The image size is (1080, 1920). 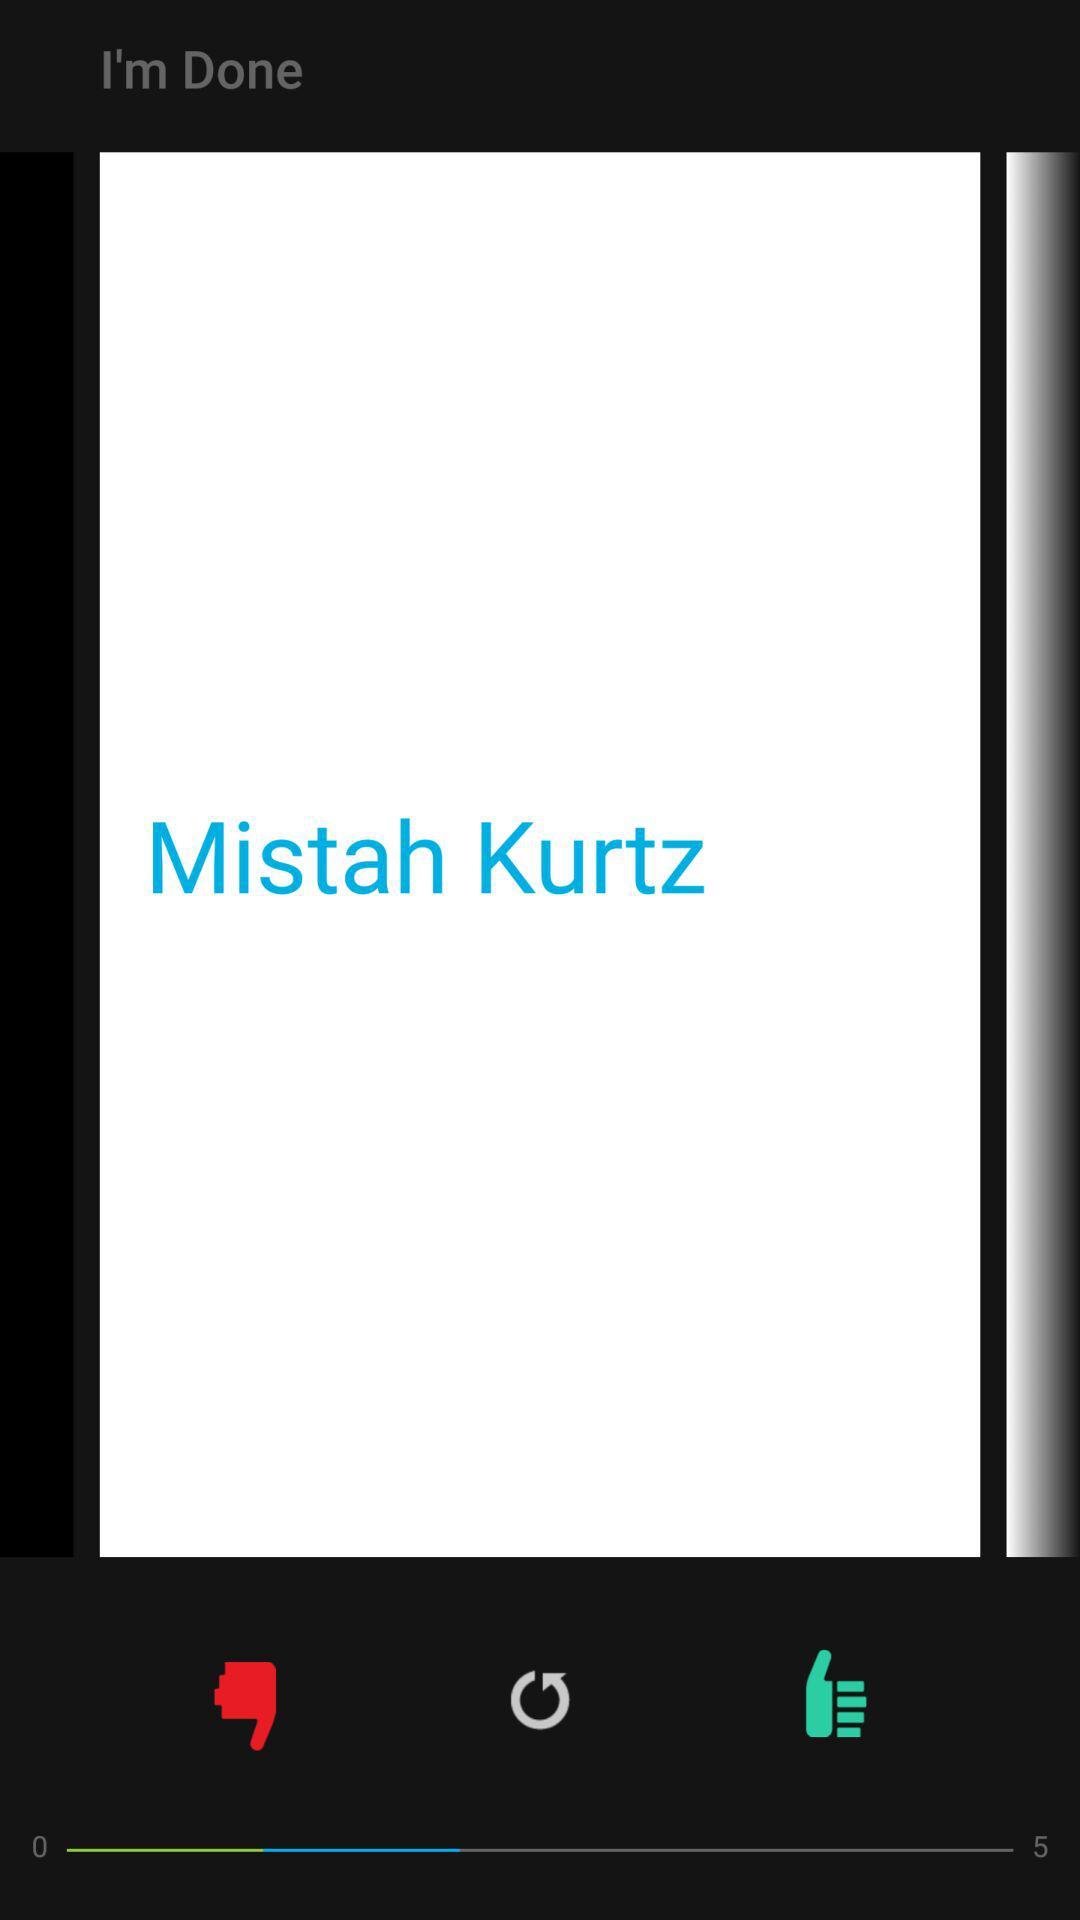 What do you see at coordinates (540, 1698) in the screenshot?
I see `the refresh icon` at bounding box center [540, 1698].